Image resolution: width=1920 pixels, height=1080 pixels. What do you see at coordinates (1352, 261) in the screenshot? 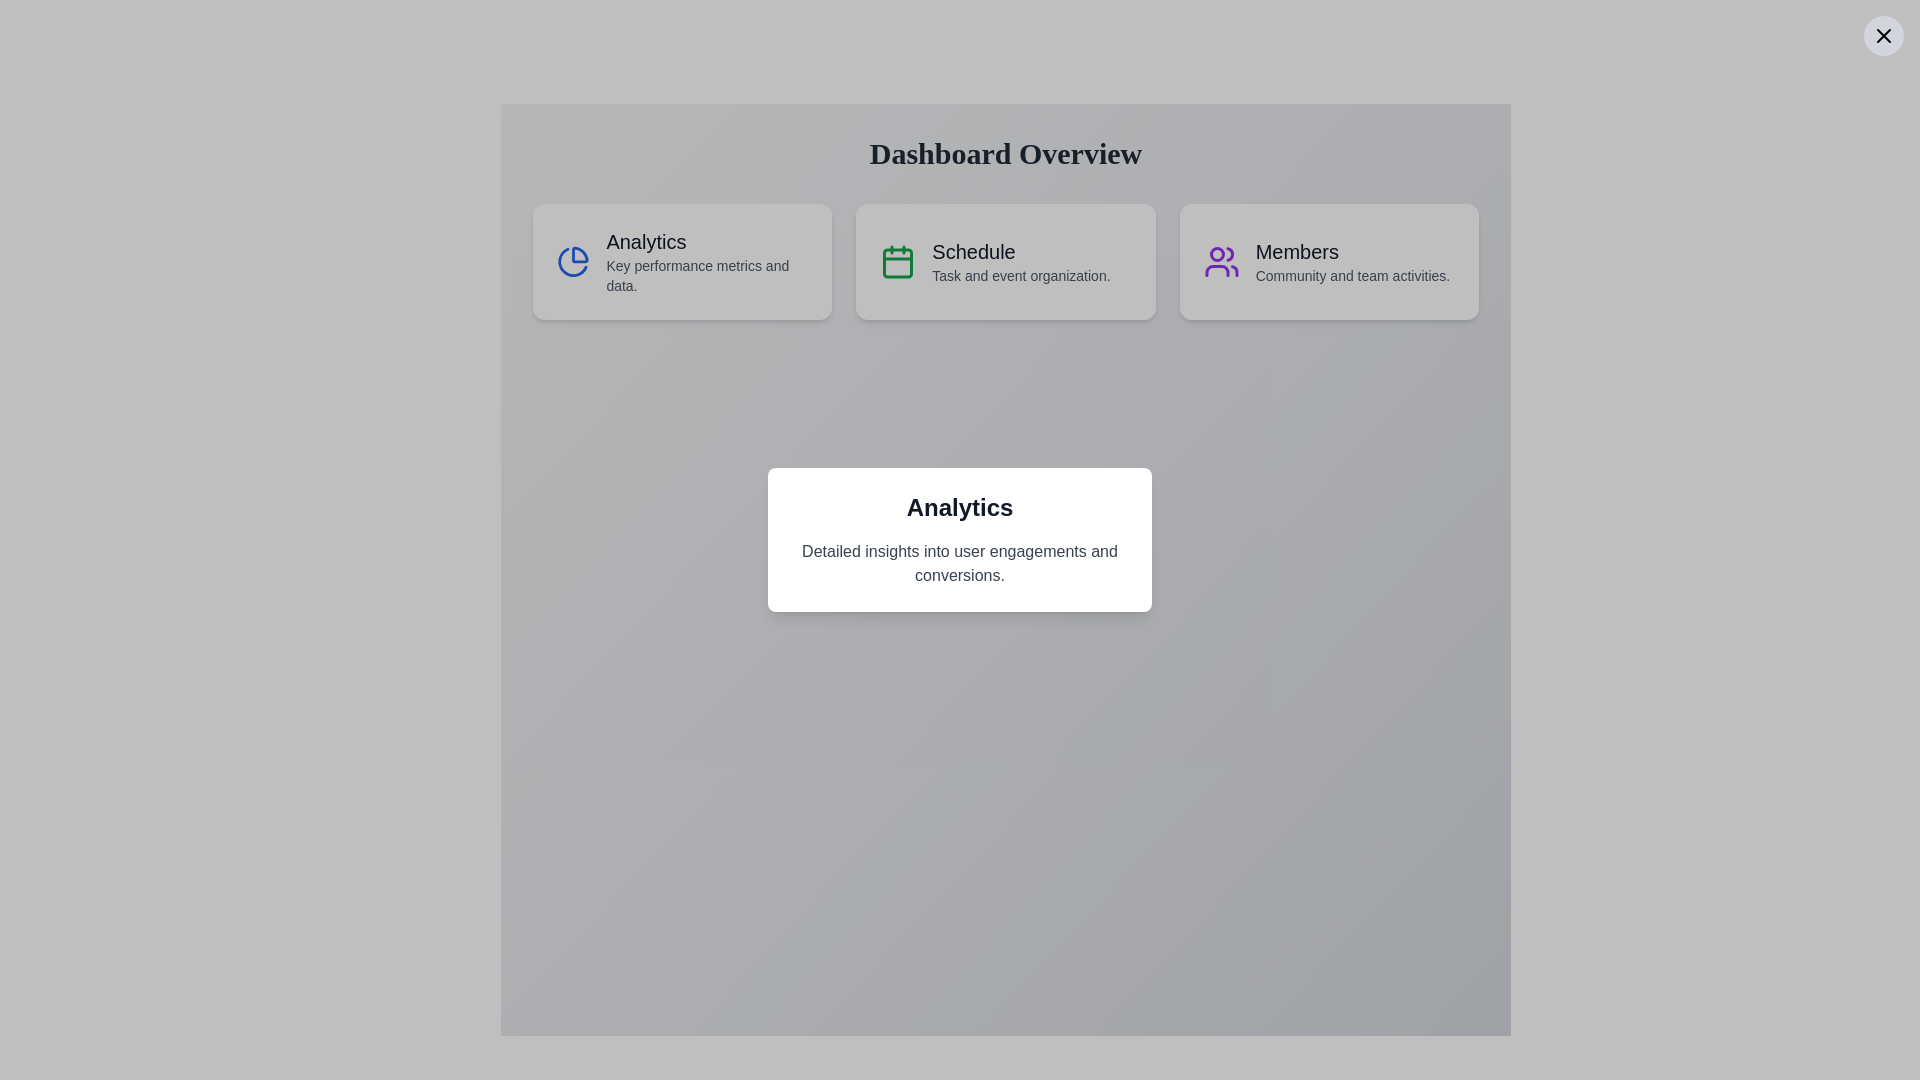
I see `text from the informational block with the heading 'Members' and subheading 'Community and team activities.'` at bounding box center [1352, 261].